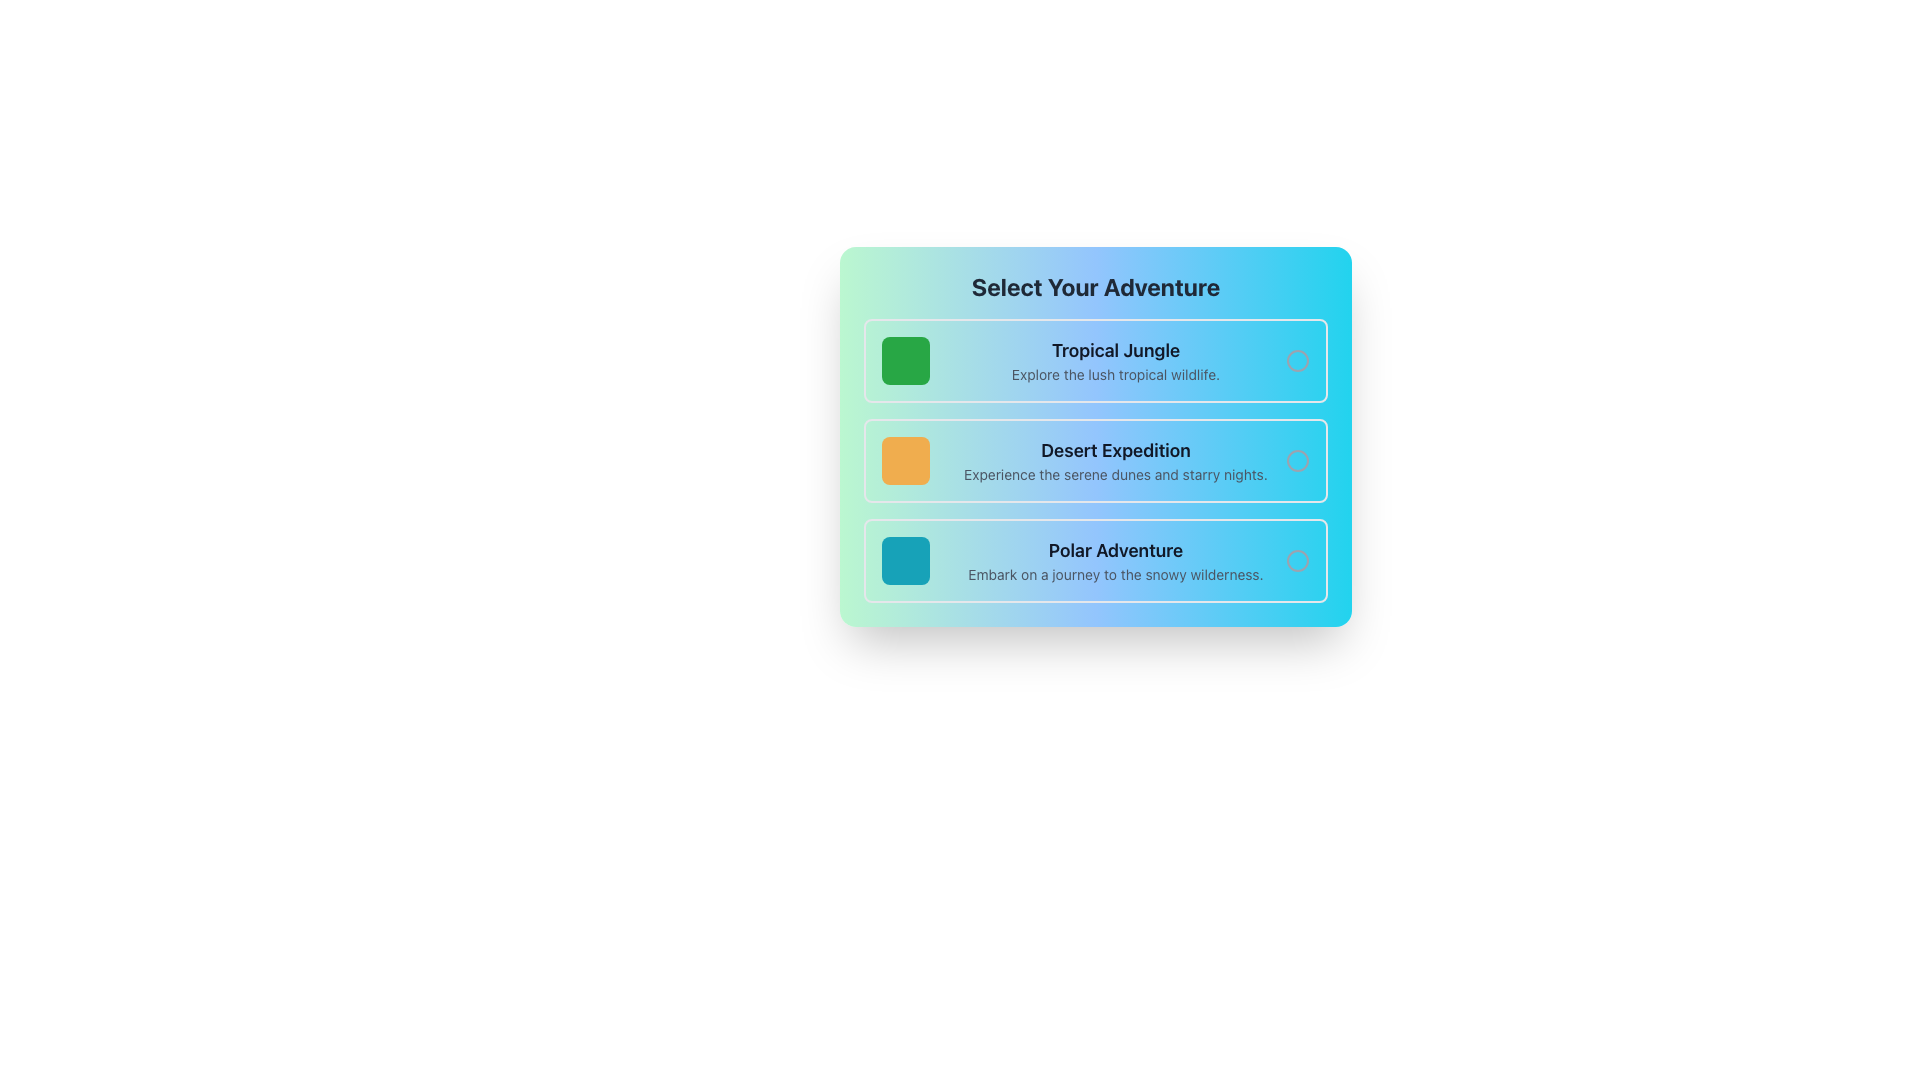 The image size is (1920, 1080). I want to click on the Description Block containing the title 'Polar Adventure' and the subtitle 'Embark on a journey to the snowy wilderness.' which is located below the 'Desert Expedition' option, so click(1115, 560).